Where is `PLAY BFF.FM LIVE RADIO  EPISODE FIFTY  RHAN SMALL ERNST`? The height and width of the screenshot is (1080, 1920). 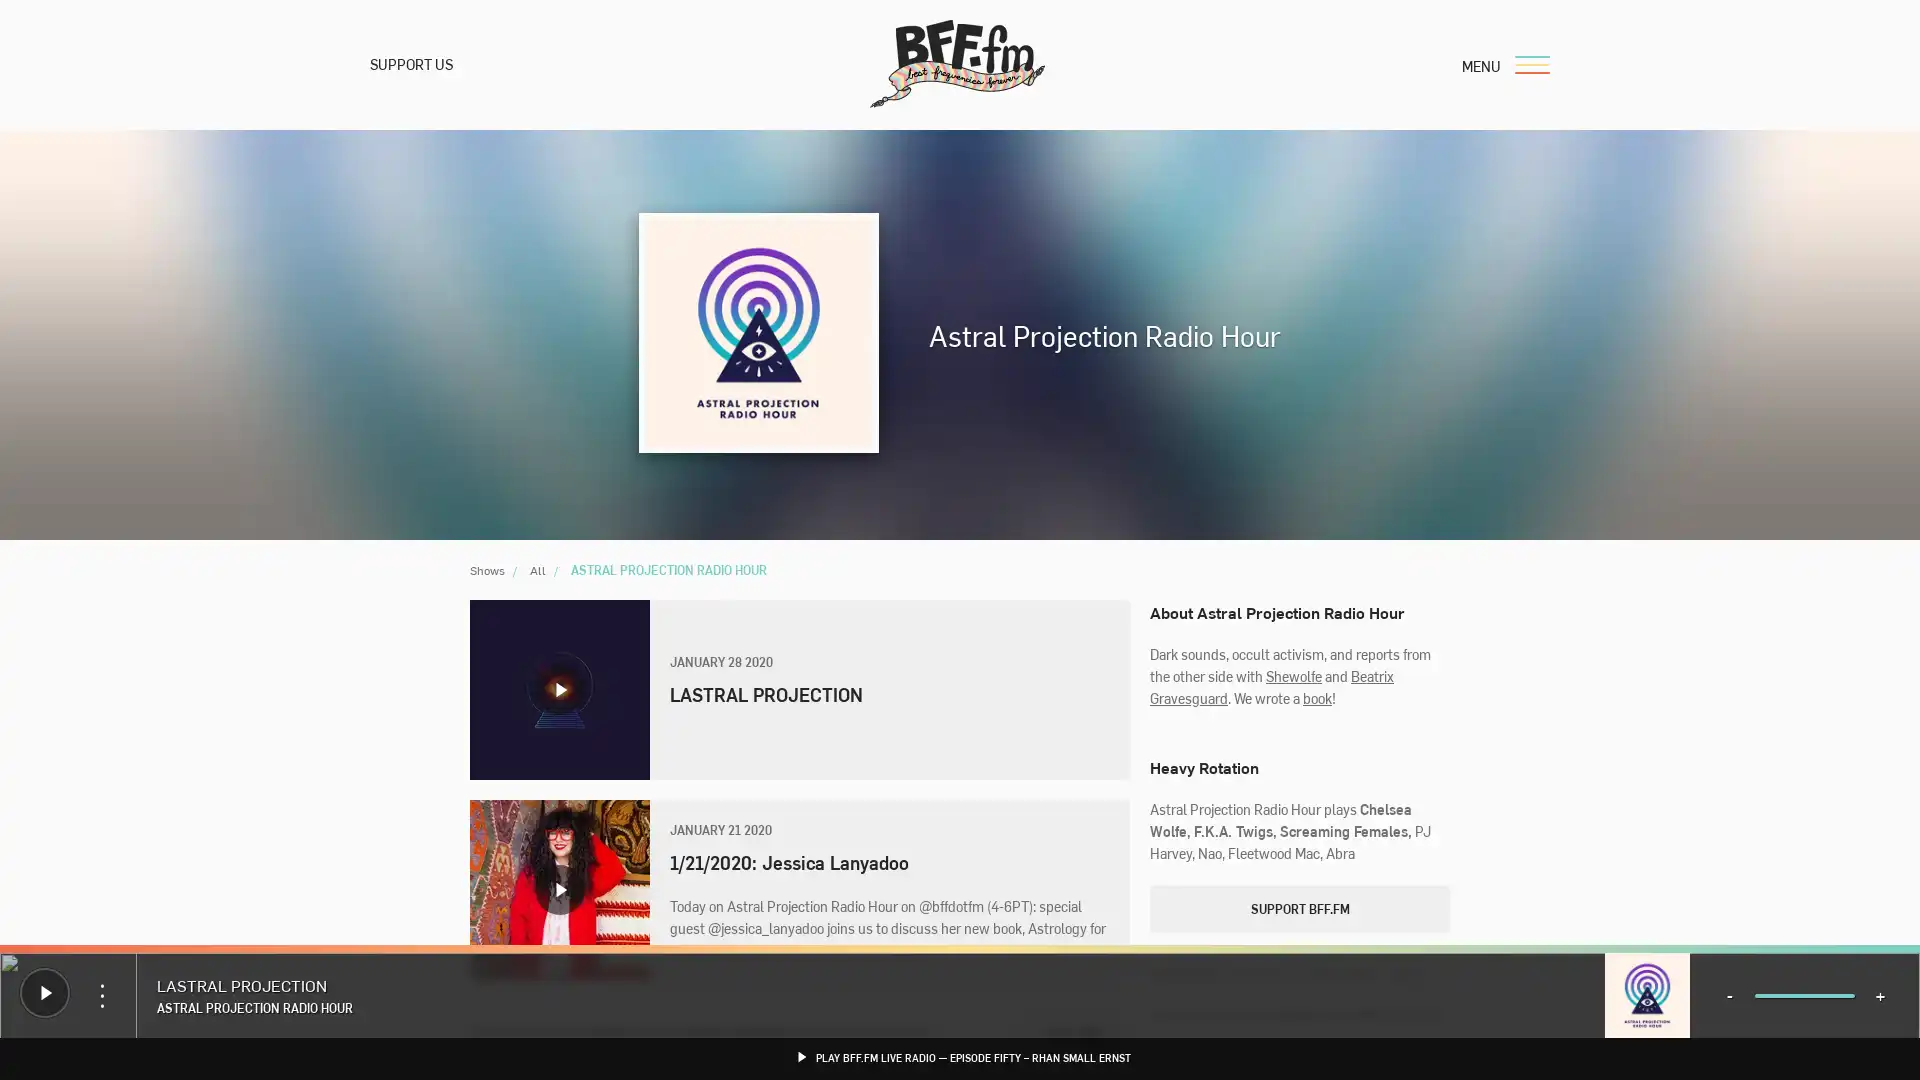
PLAY BFF.FM LIVE RADIO  EPISODE FIFTY  RHAN SMALL ERNST is located at coordinates (960, 1055).